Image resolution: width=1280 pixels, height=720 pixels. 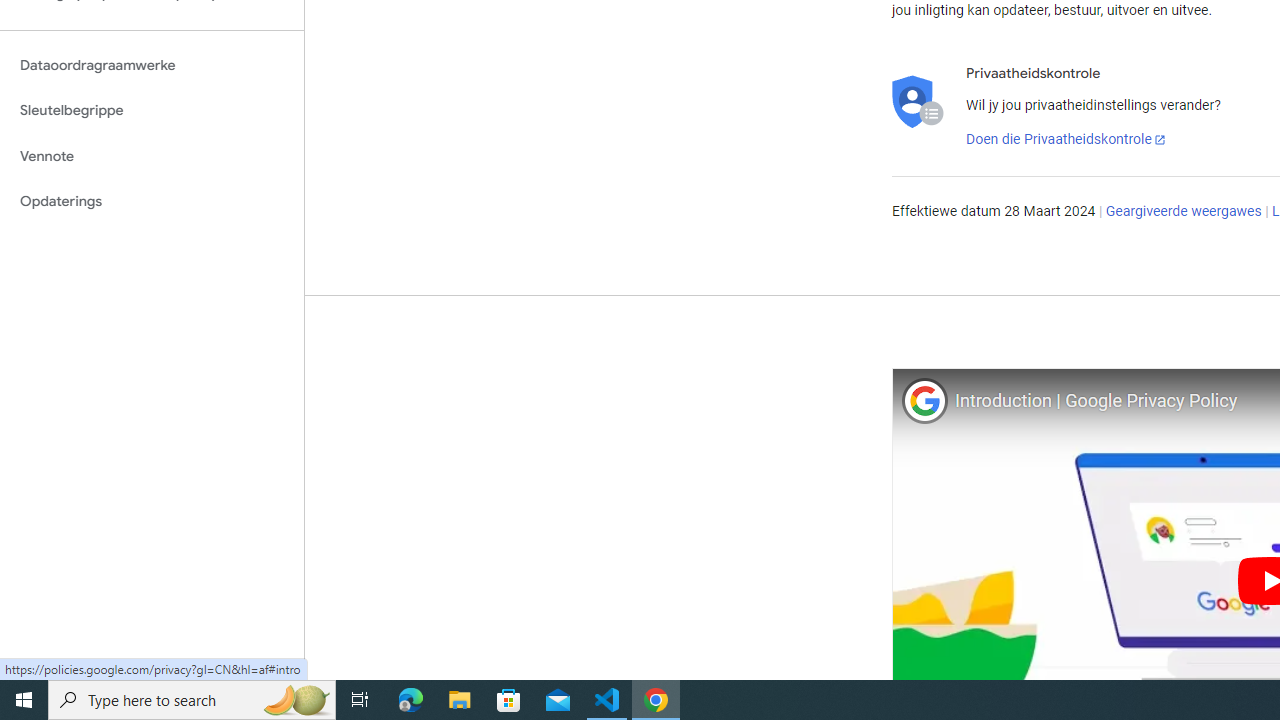 What do you see at coordinates (923, 400) in the screenshot?
I see `'Fotobeeld van Google'` at bounding box center [923, 400].